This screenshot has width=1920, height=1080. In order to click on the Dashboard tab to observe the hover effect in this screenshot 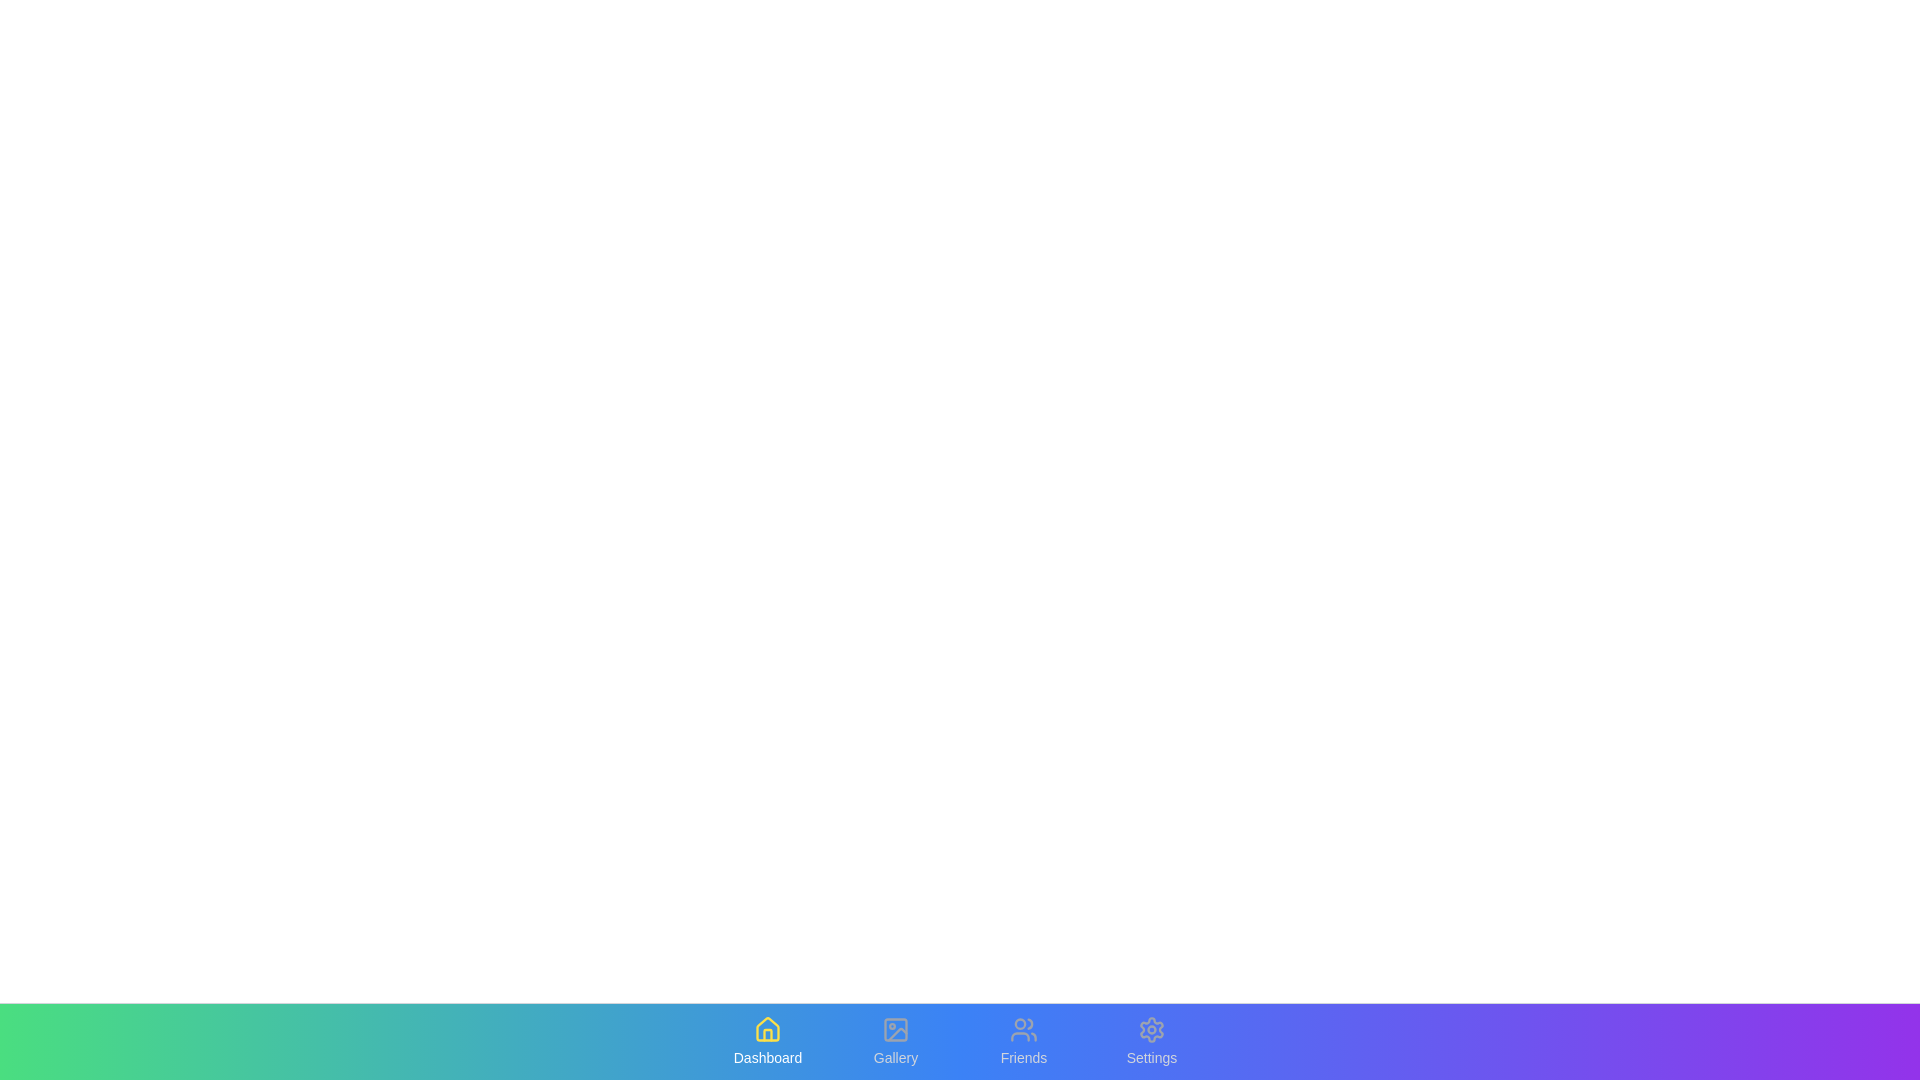, I will do `click(767, 1040)`.